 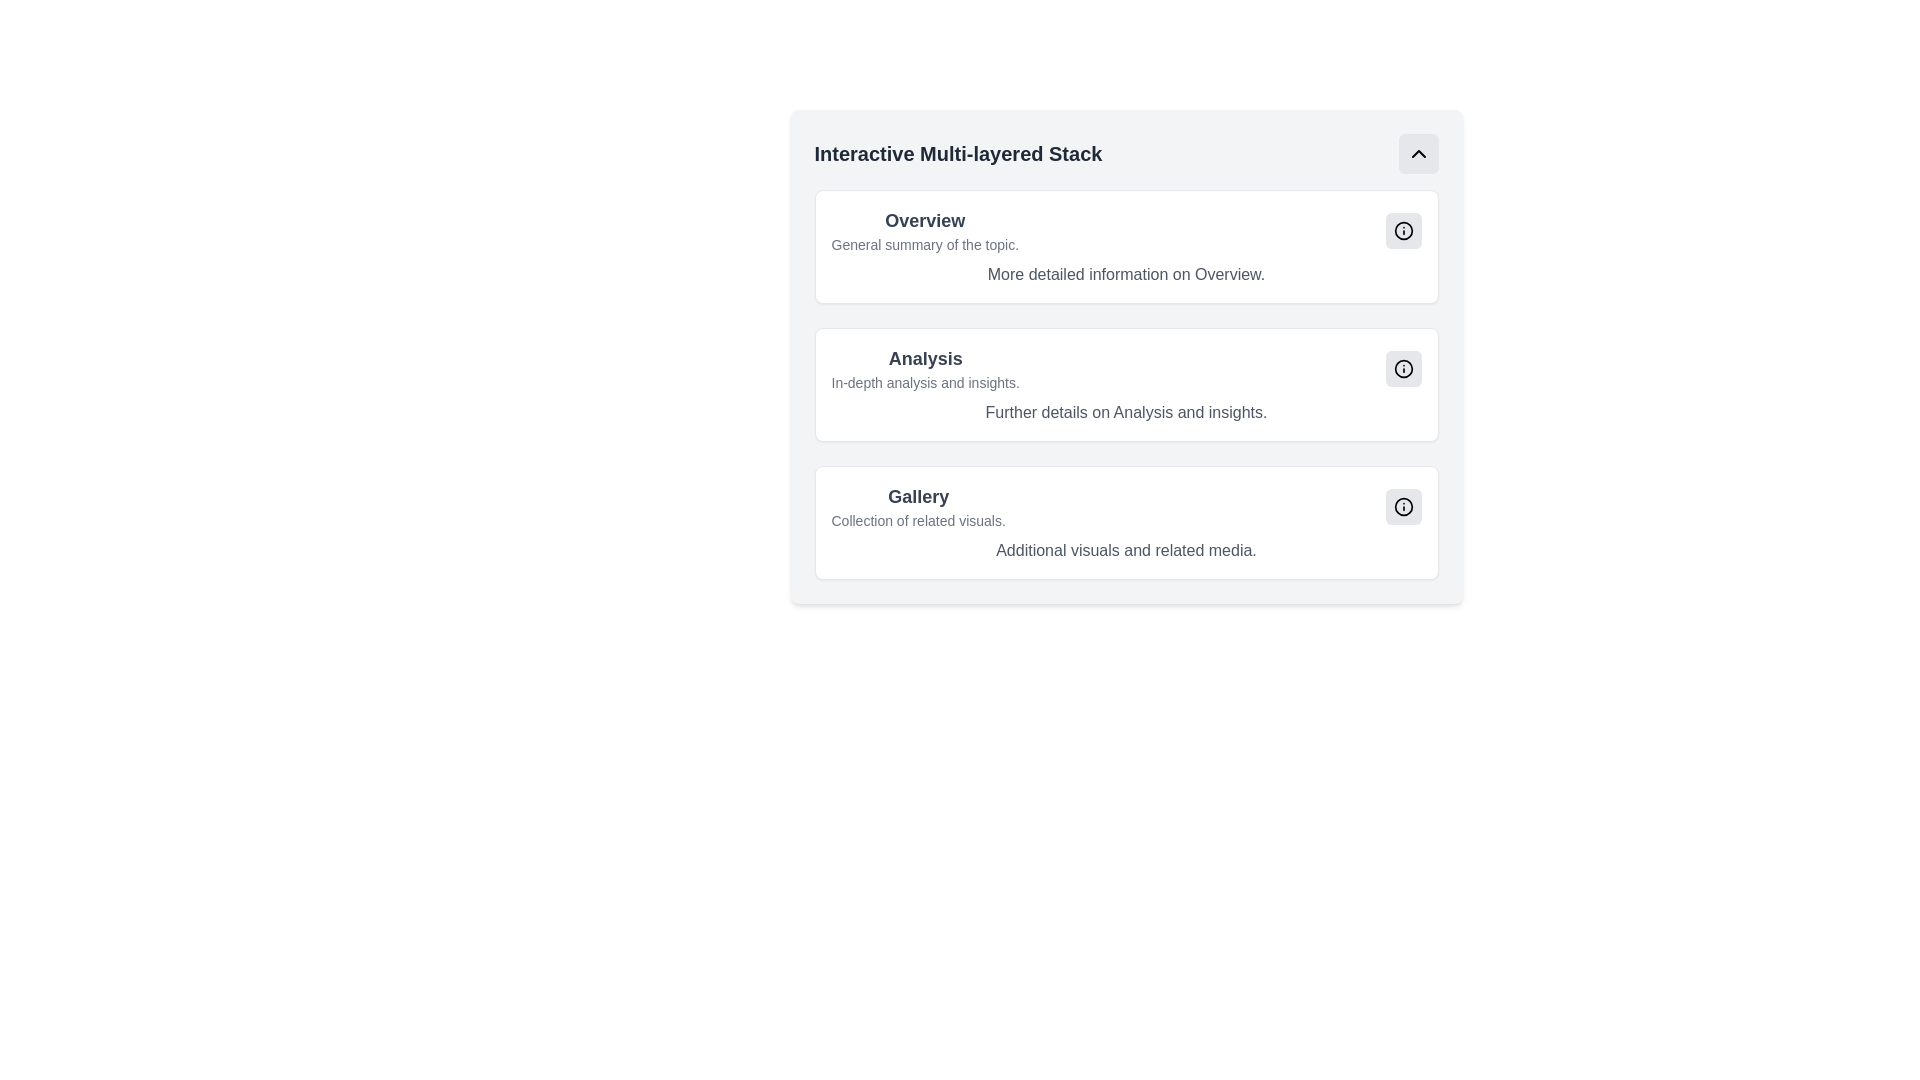 I want to click on the circular graphical component with a black border that is part of the stylized icon in the 'Gallery' section at the bottom of the list, so click(x=1402, y=505).